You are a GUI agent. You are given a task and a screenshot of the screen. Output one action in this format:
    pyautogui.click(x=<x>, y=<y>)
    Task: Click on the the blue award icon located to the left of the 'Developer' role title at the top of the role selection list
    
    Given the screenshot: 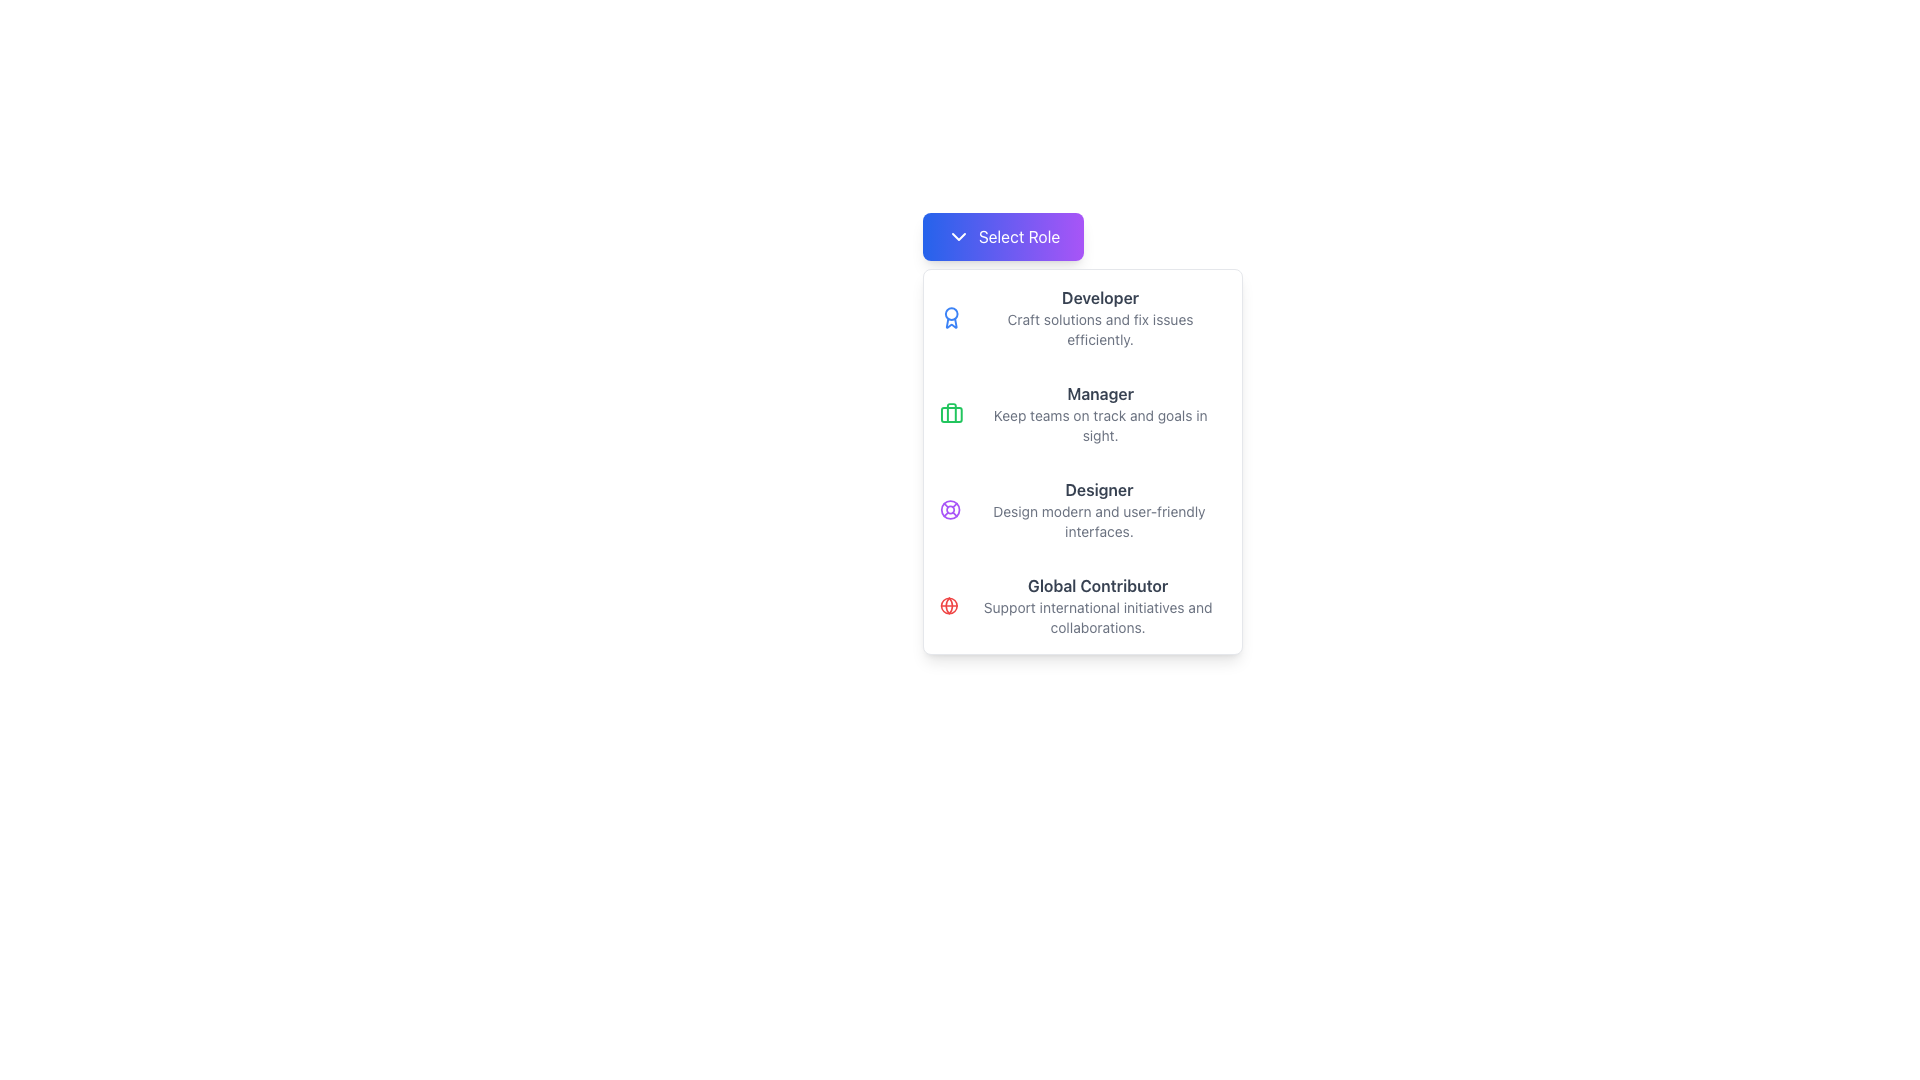 What is the action you would take?
    pyautogui.click(x=950, y=316)
    